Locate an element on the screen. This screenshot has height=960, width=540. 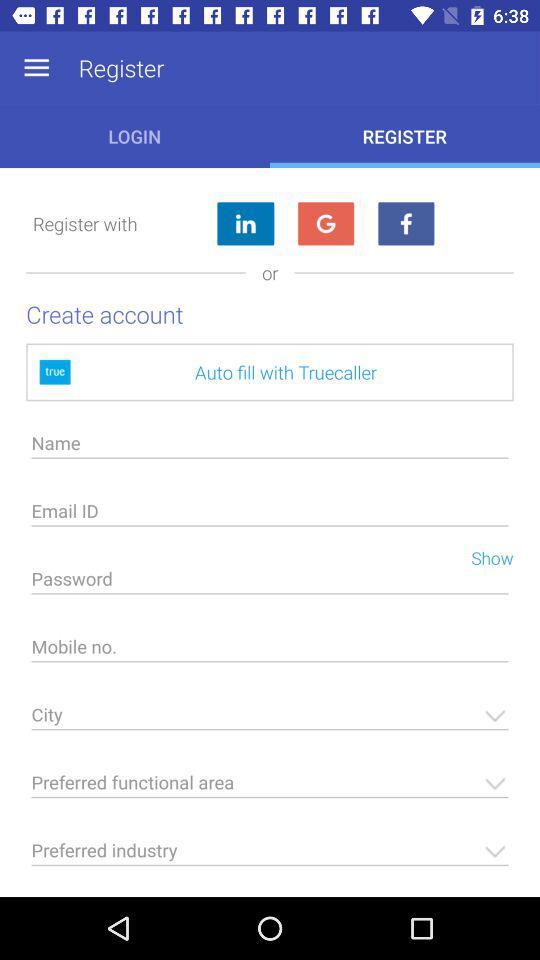
the first text box is located at coordinates (270, 448).